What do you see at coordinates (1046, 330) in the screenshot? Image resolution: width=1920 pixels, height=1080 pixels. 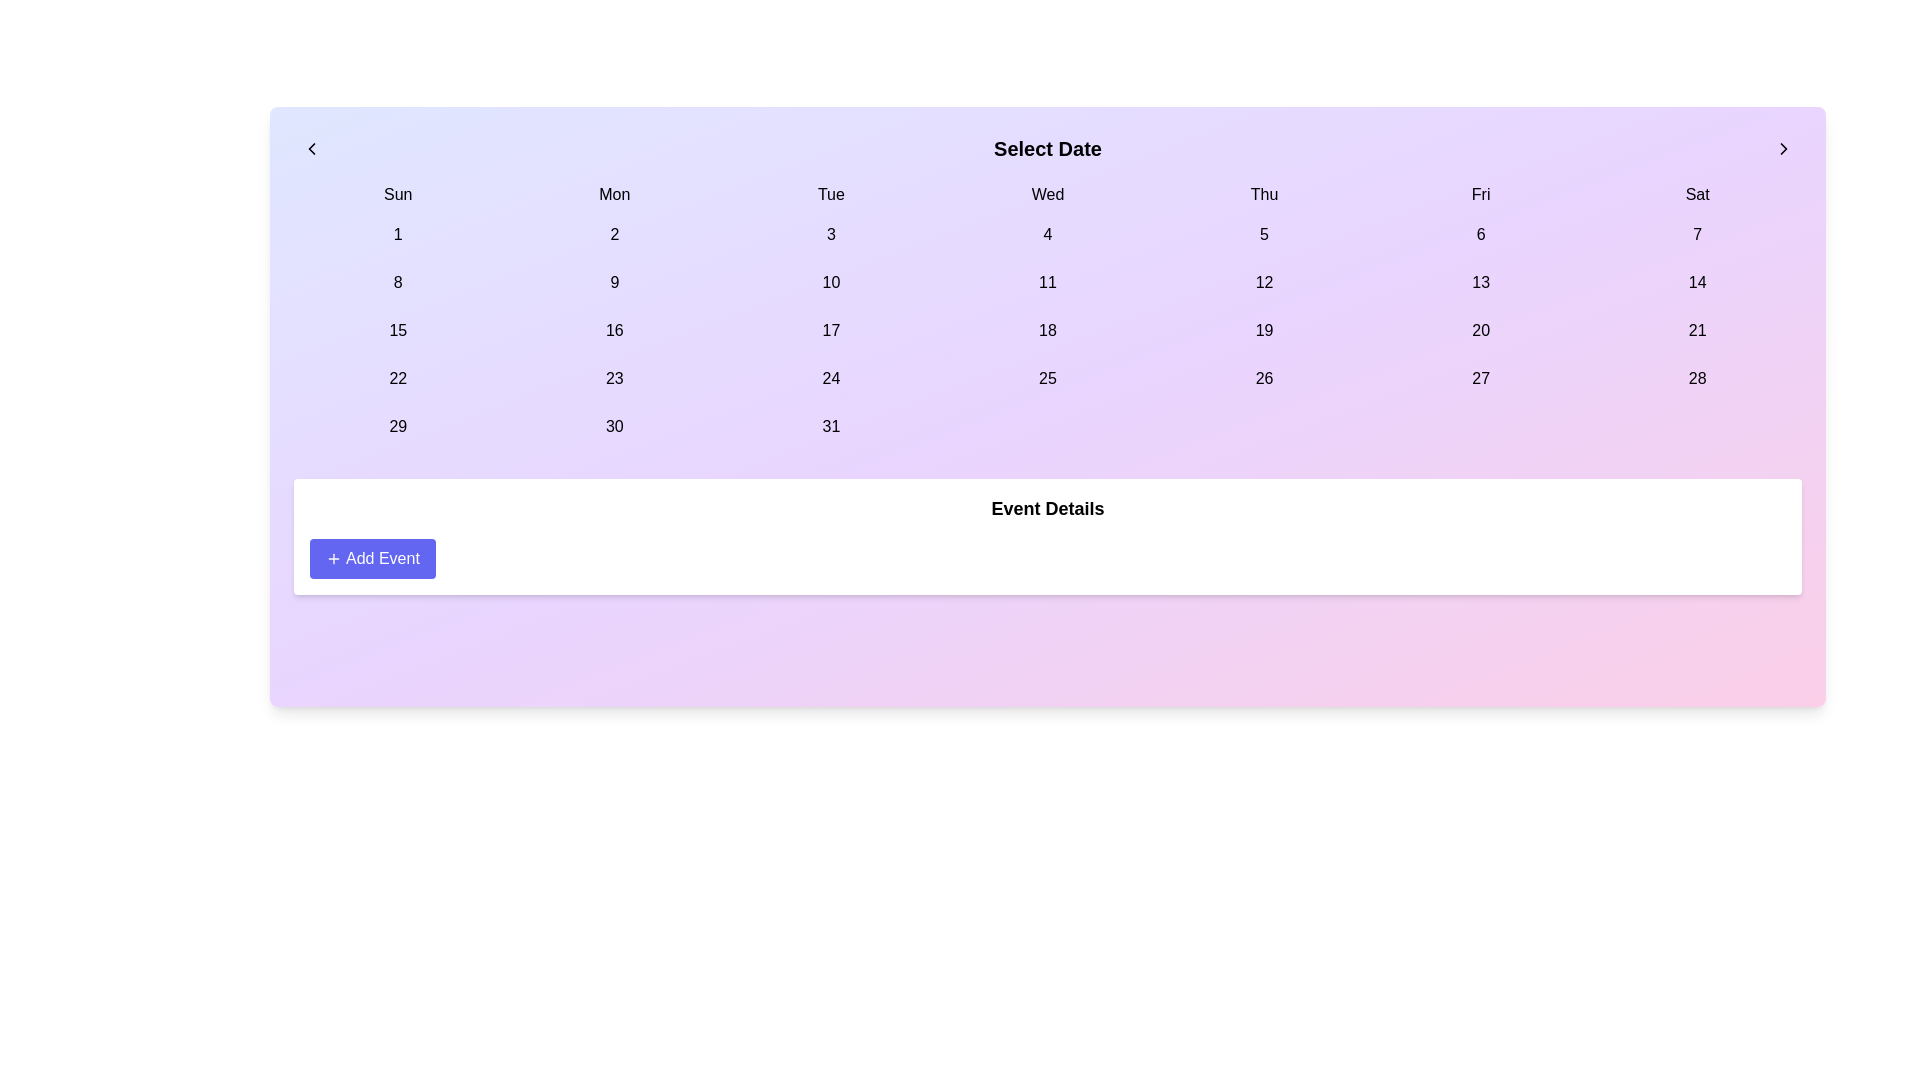 I see `the calendar day cell displaying the text '18', which is styled as a rounded rectangle with a light purple background in the 5th column of the 3rd row of the calendar grid` at bounding box center [1046, 330].